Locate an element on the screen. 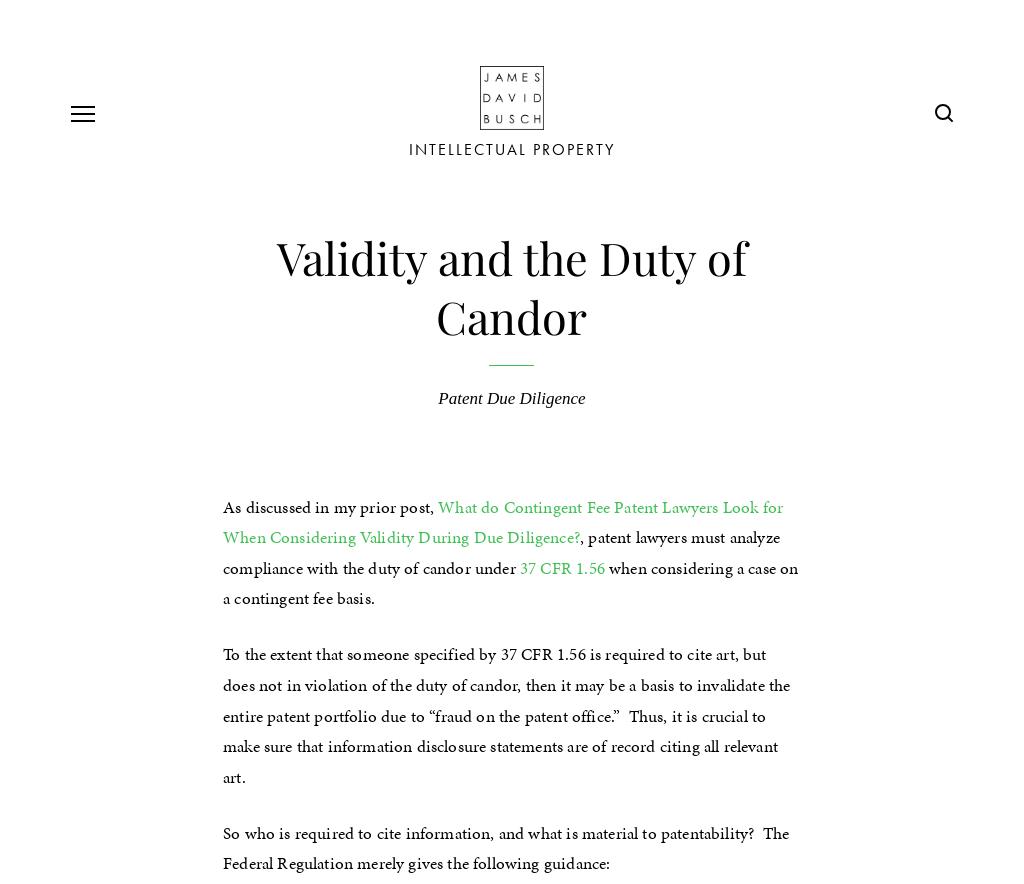 The width and height of the screenshot is (1024, 884). ', patent lawyers must analyze compliance with the duty of candor under' is located at coordinates (222, 551).